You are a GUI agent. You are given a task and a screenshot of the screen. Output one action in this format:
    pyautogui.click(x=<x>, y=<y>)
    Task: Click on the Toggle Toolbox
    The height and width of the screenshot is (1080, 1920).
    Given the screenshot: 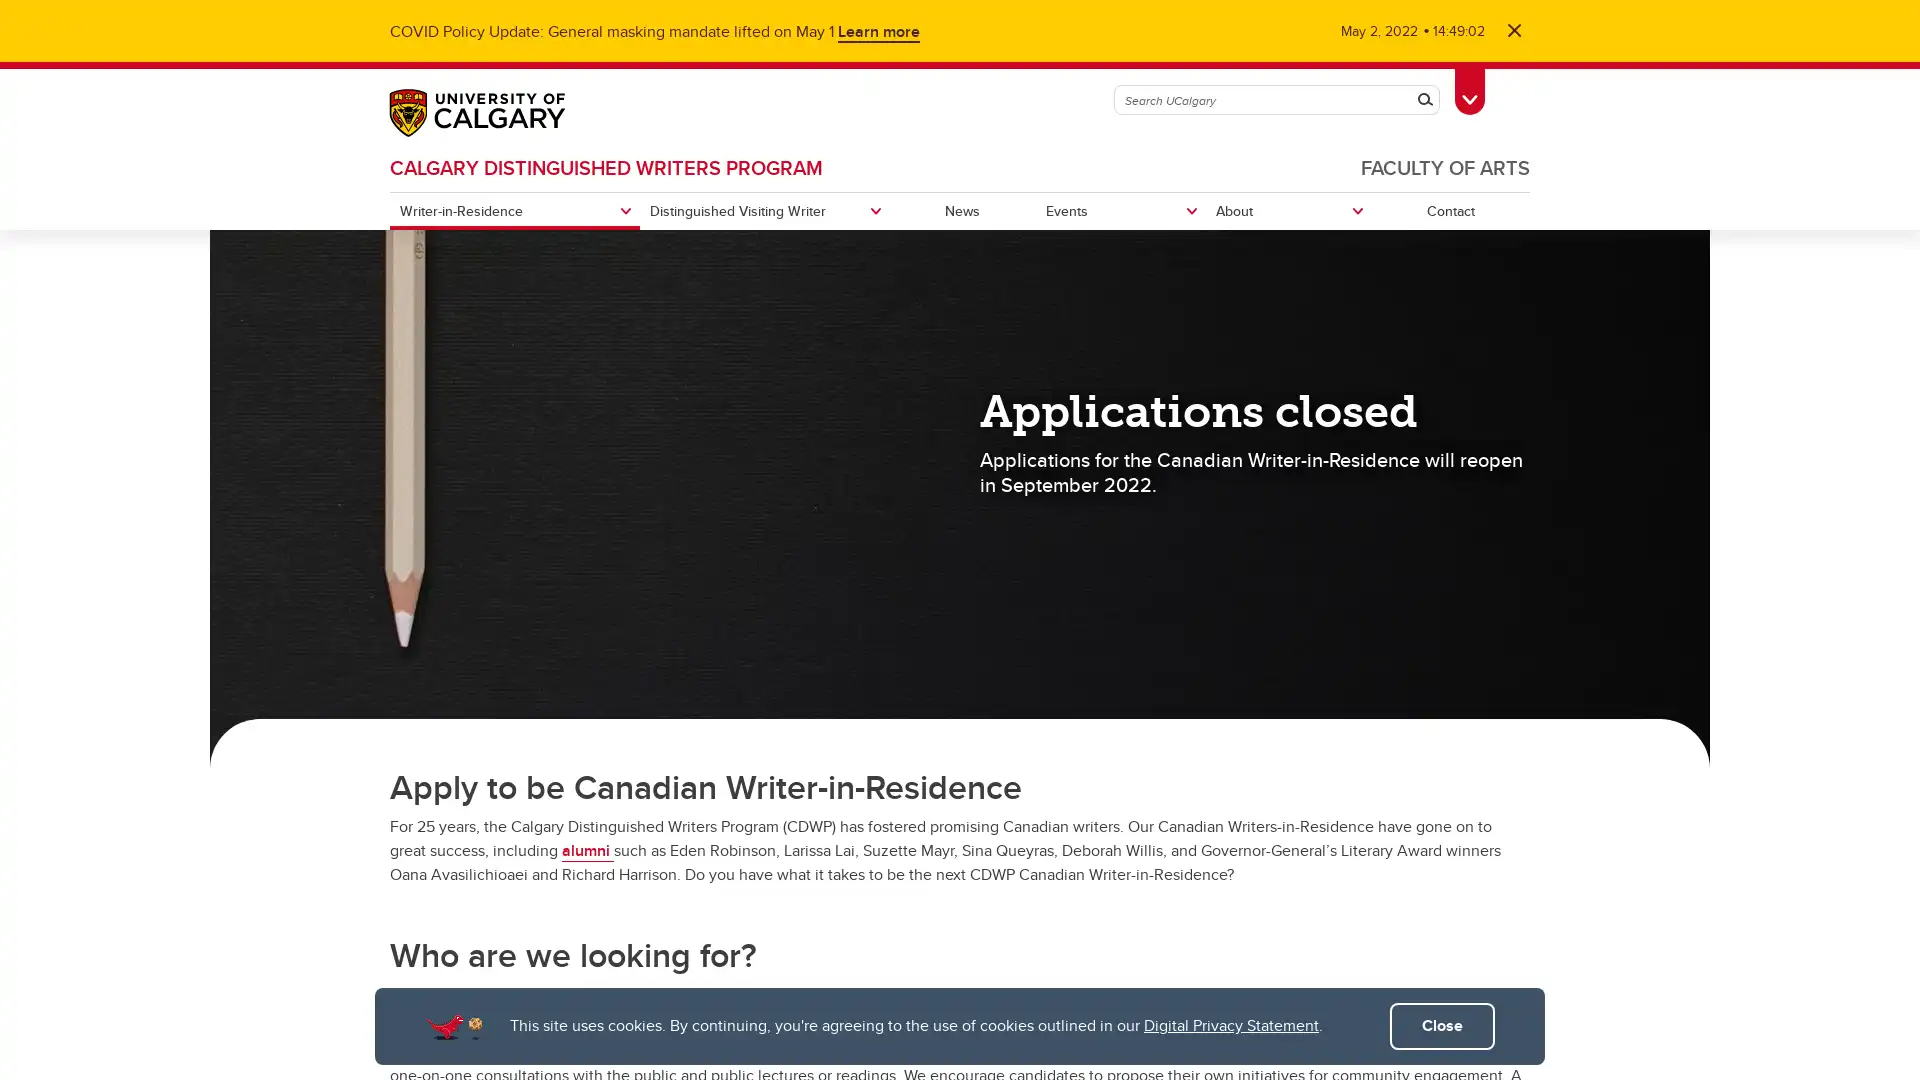 What is the action you would take?
    pyautogui.click(x=1469, y=87)
    